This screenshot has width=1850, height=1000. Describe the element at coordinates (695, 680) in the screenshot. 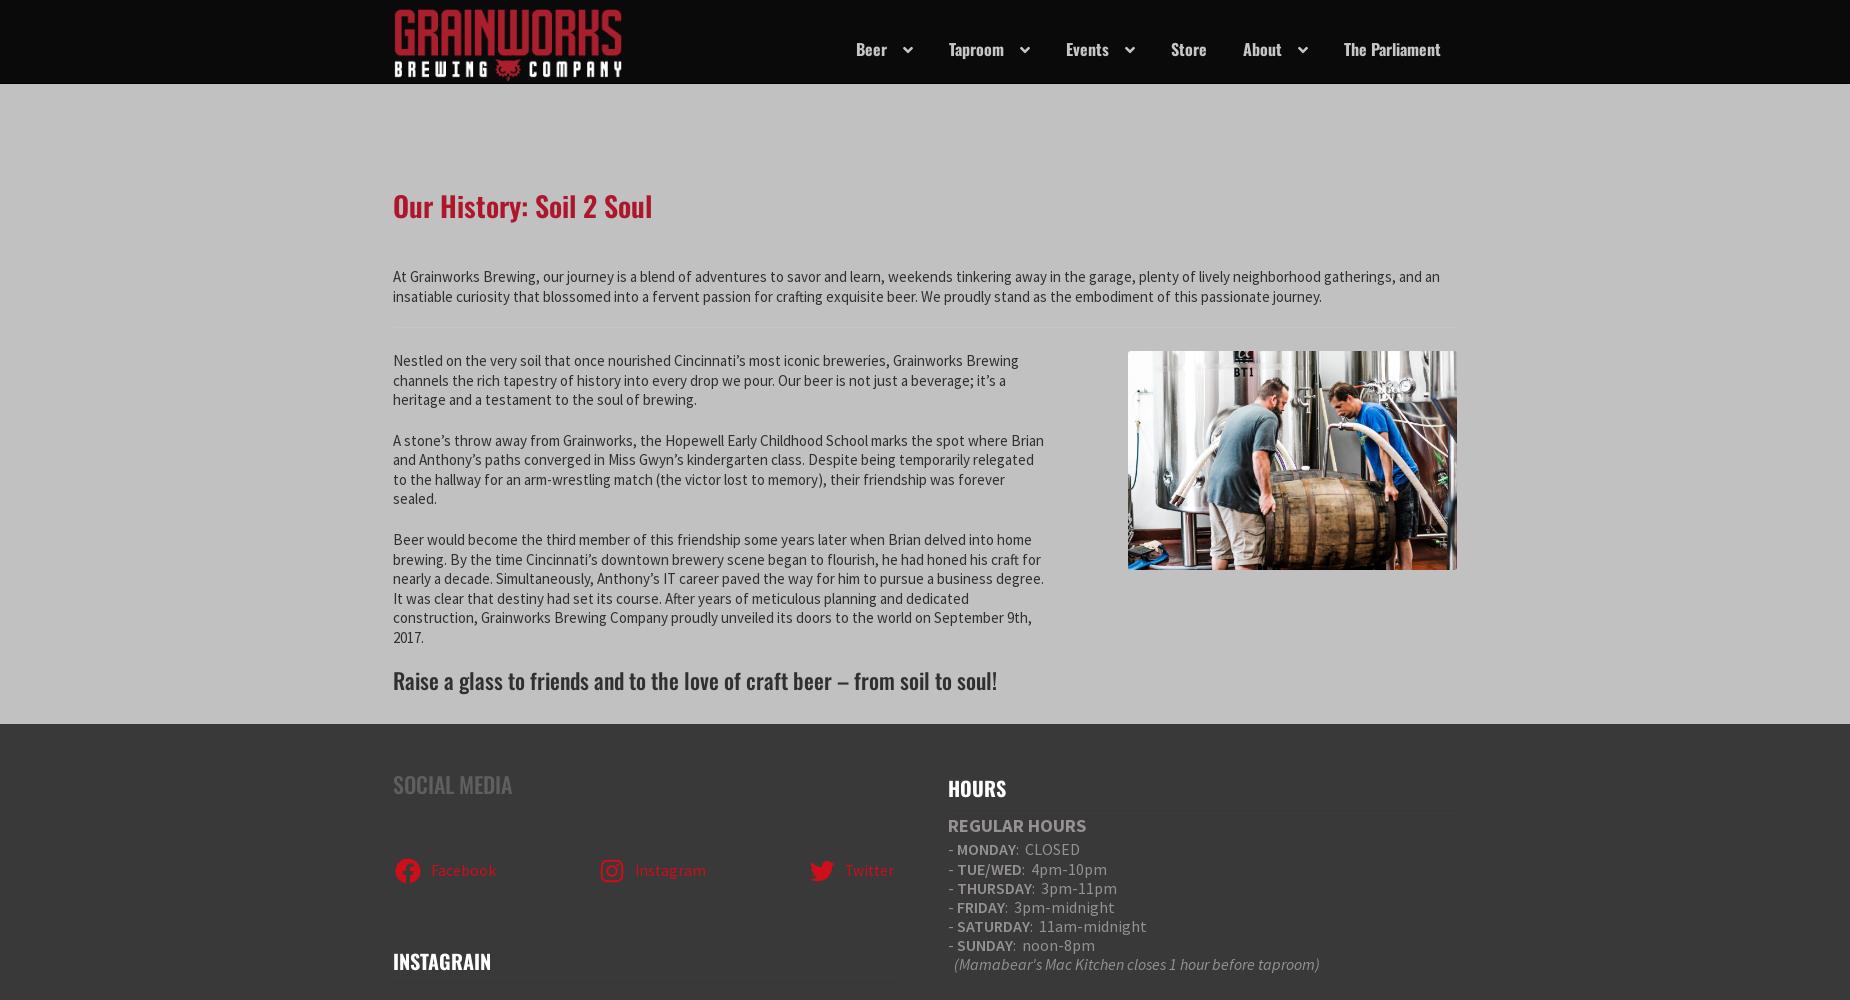

I see `'Raise a glass to friends and to the love of craft beer – from soil to soul!'` at that location.